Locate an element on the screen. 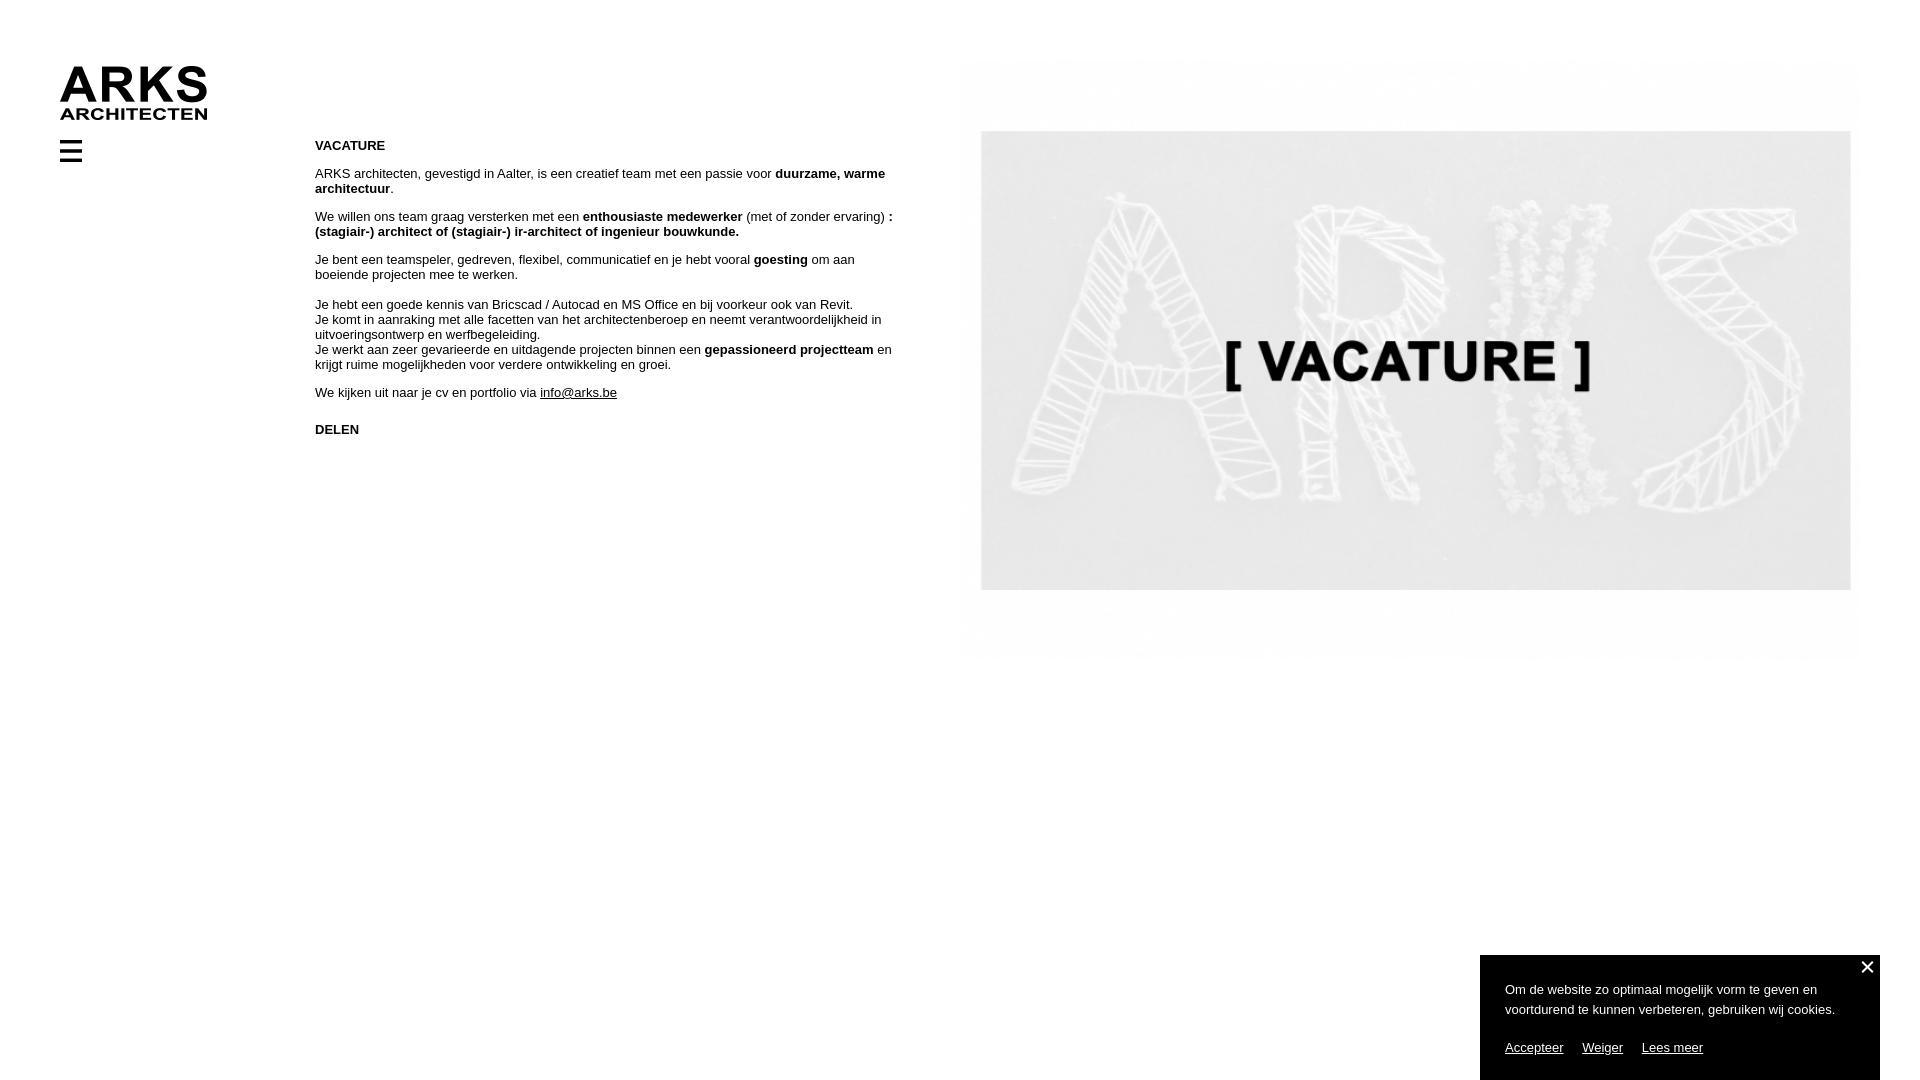 The height and width of the screenshot is (1080, 1920). 'Weiger' is located at coordinates (1602, 1046).